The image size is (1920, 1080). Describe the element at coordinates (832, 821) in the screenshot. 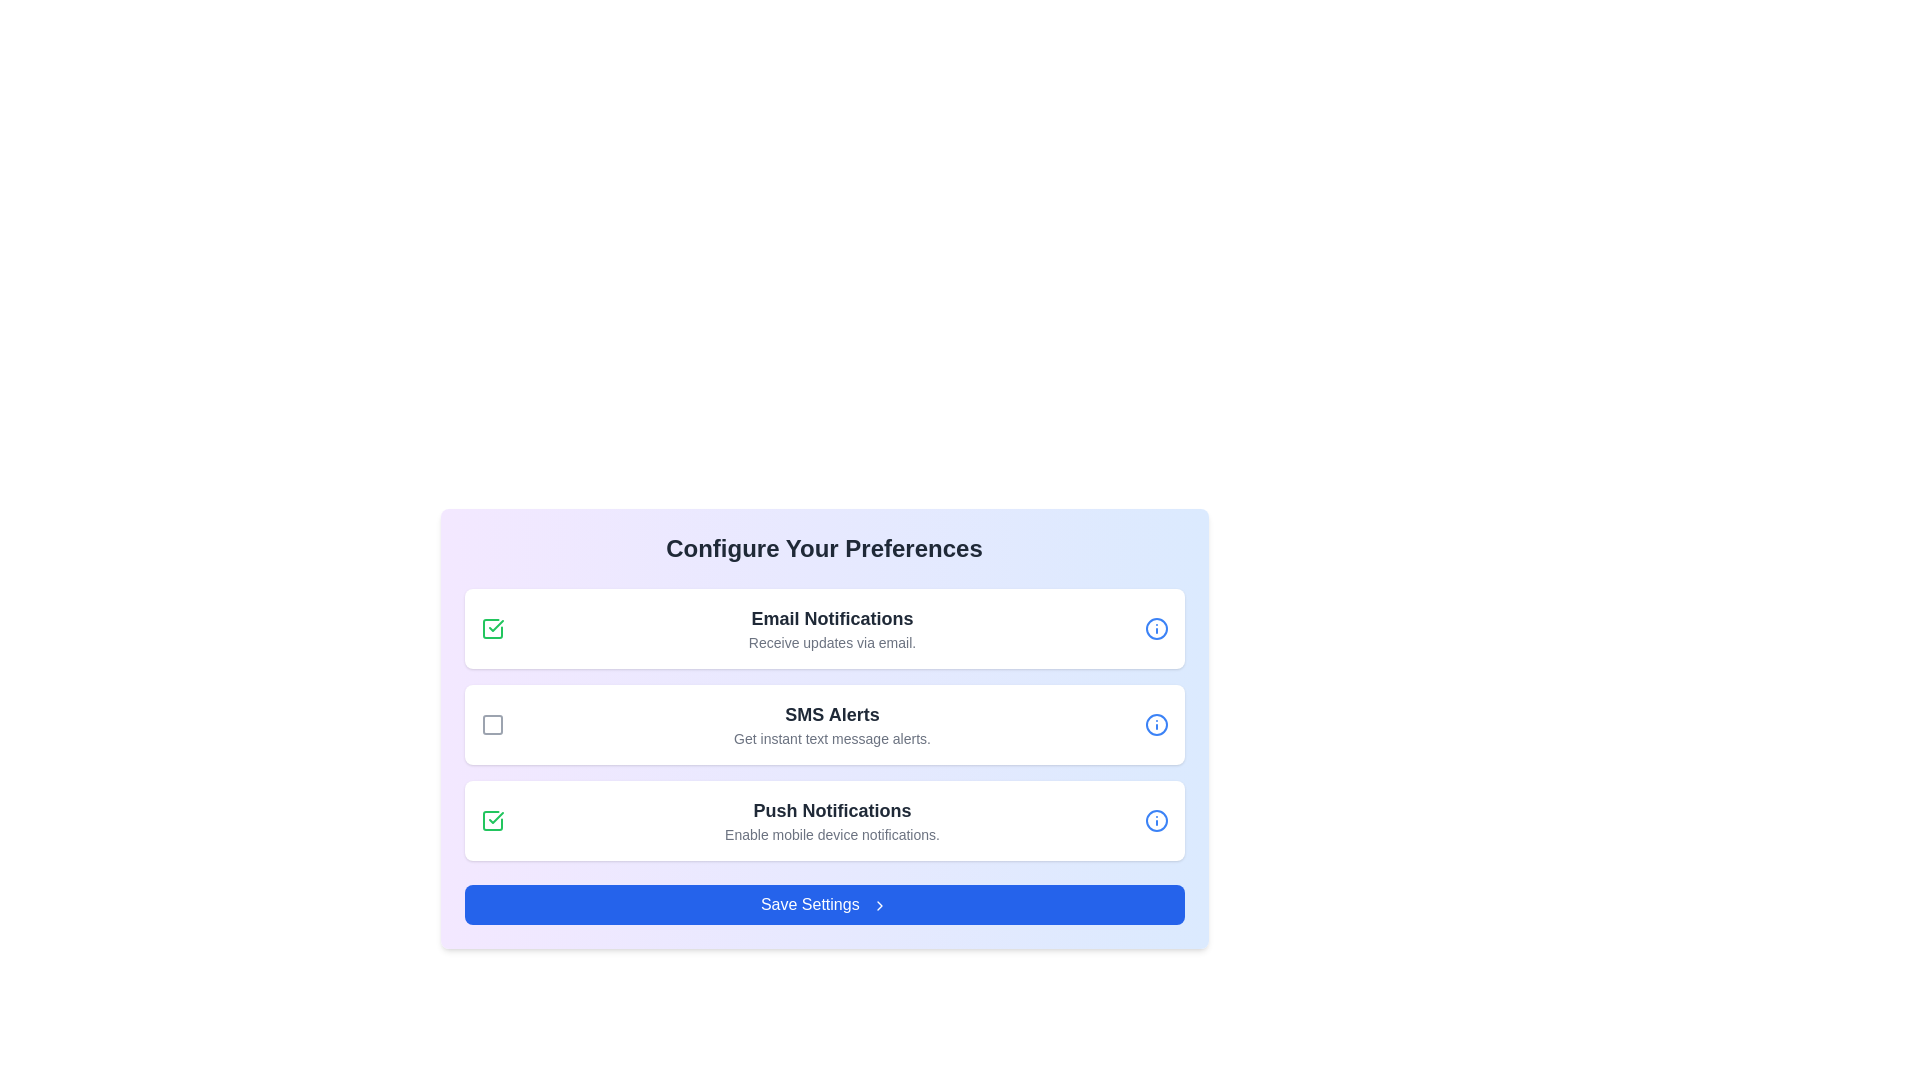

I see `text of the third option in the vertically stacked list of notification settings, which displays an option for enabling push notifications on mobile devices` at that location.